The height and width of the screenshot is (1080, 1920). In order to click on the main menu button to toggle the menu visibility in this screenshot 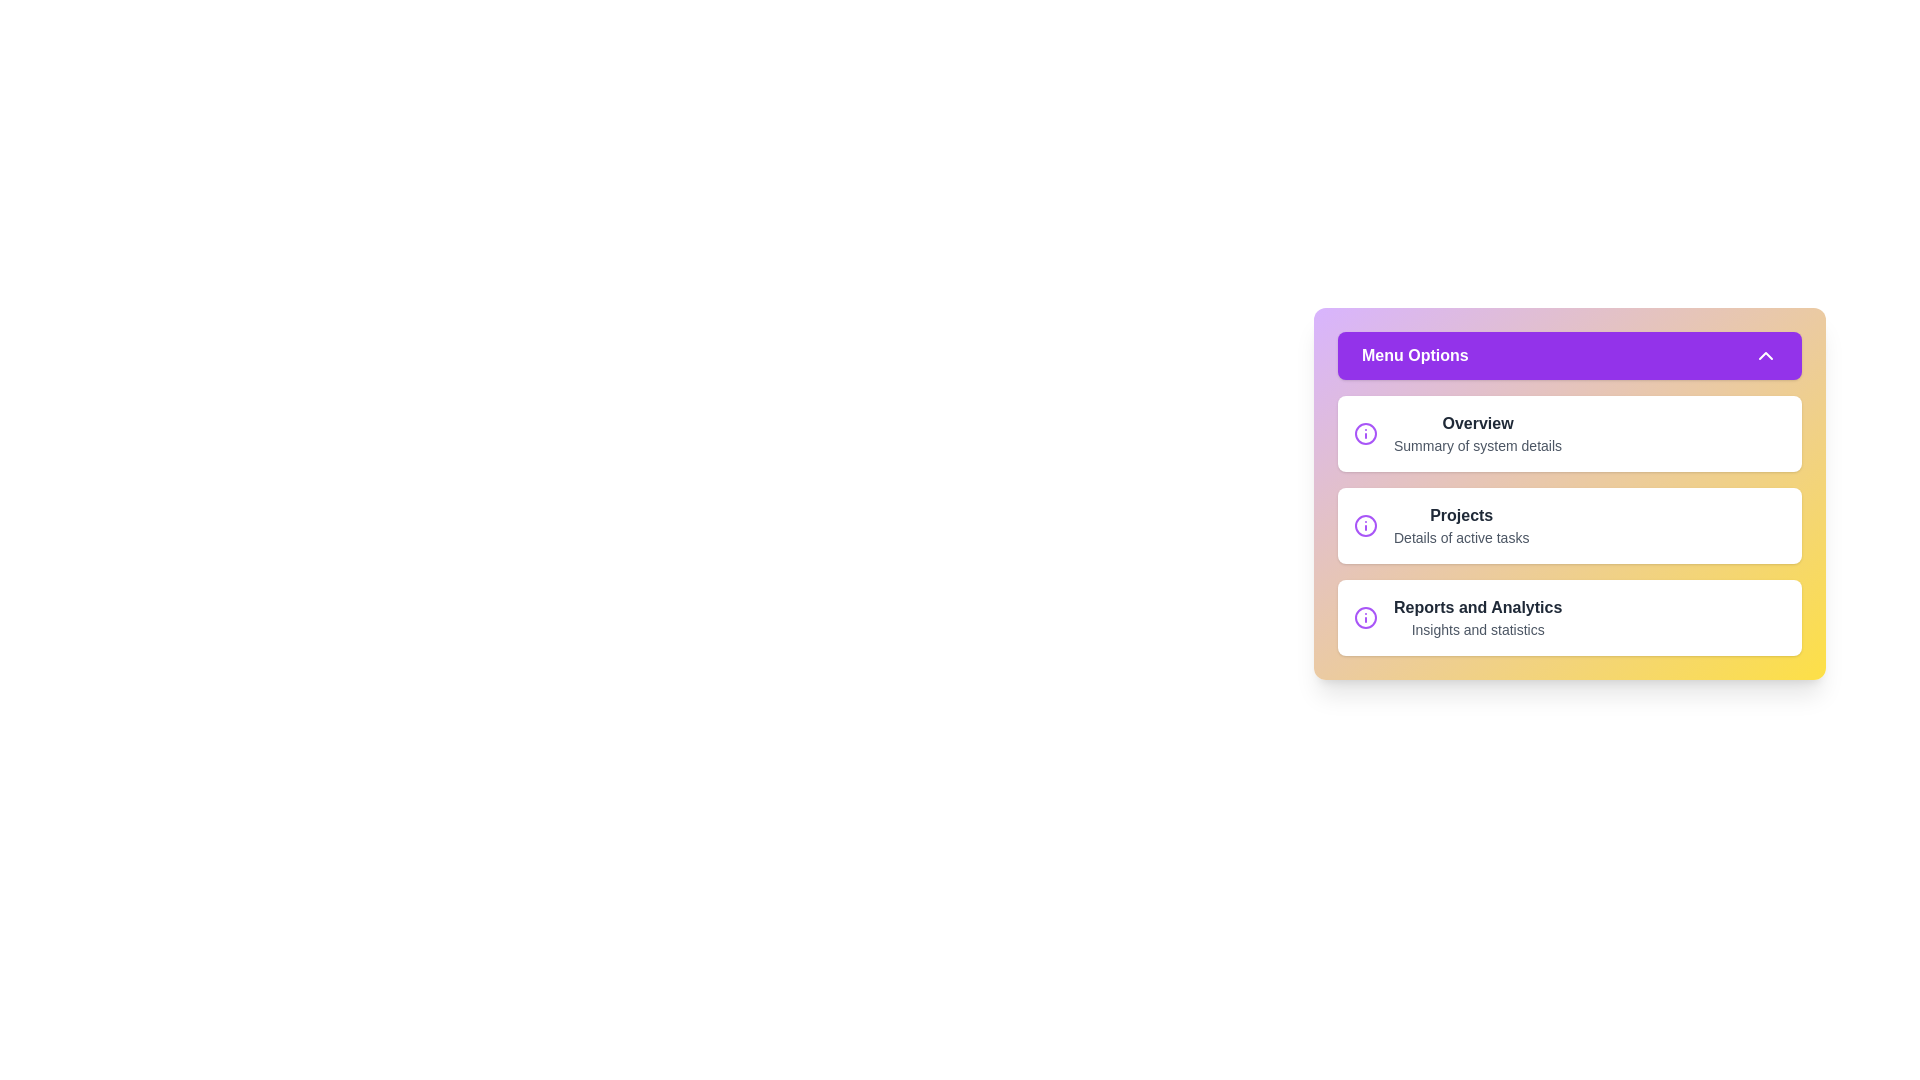, I will do `click(1568, 354)`.